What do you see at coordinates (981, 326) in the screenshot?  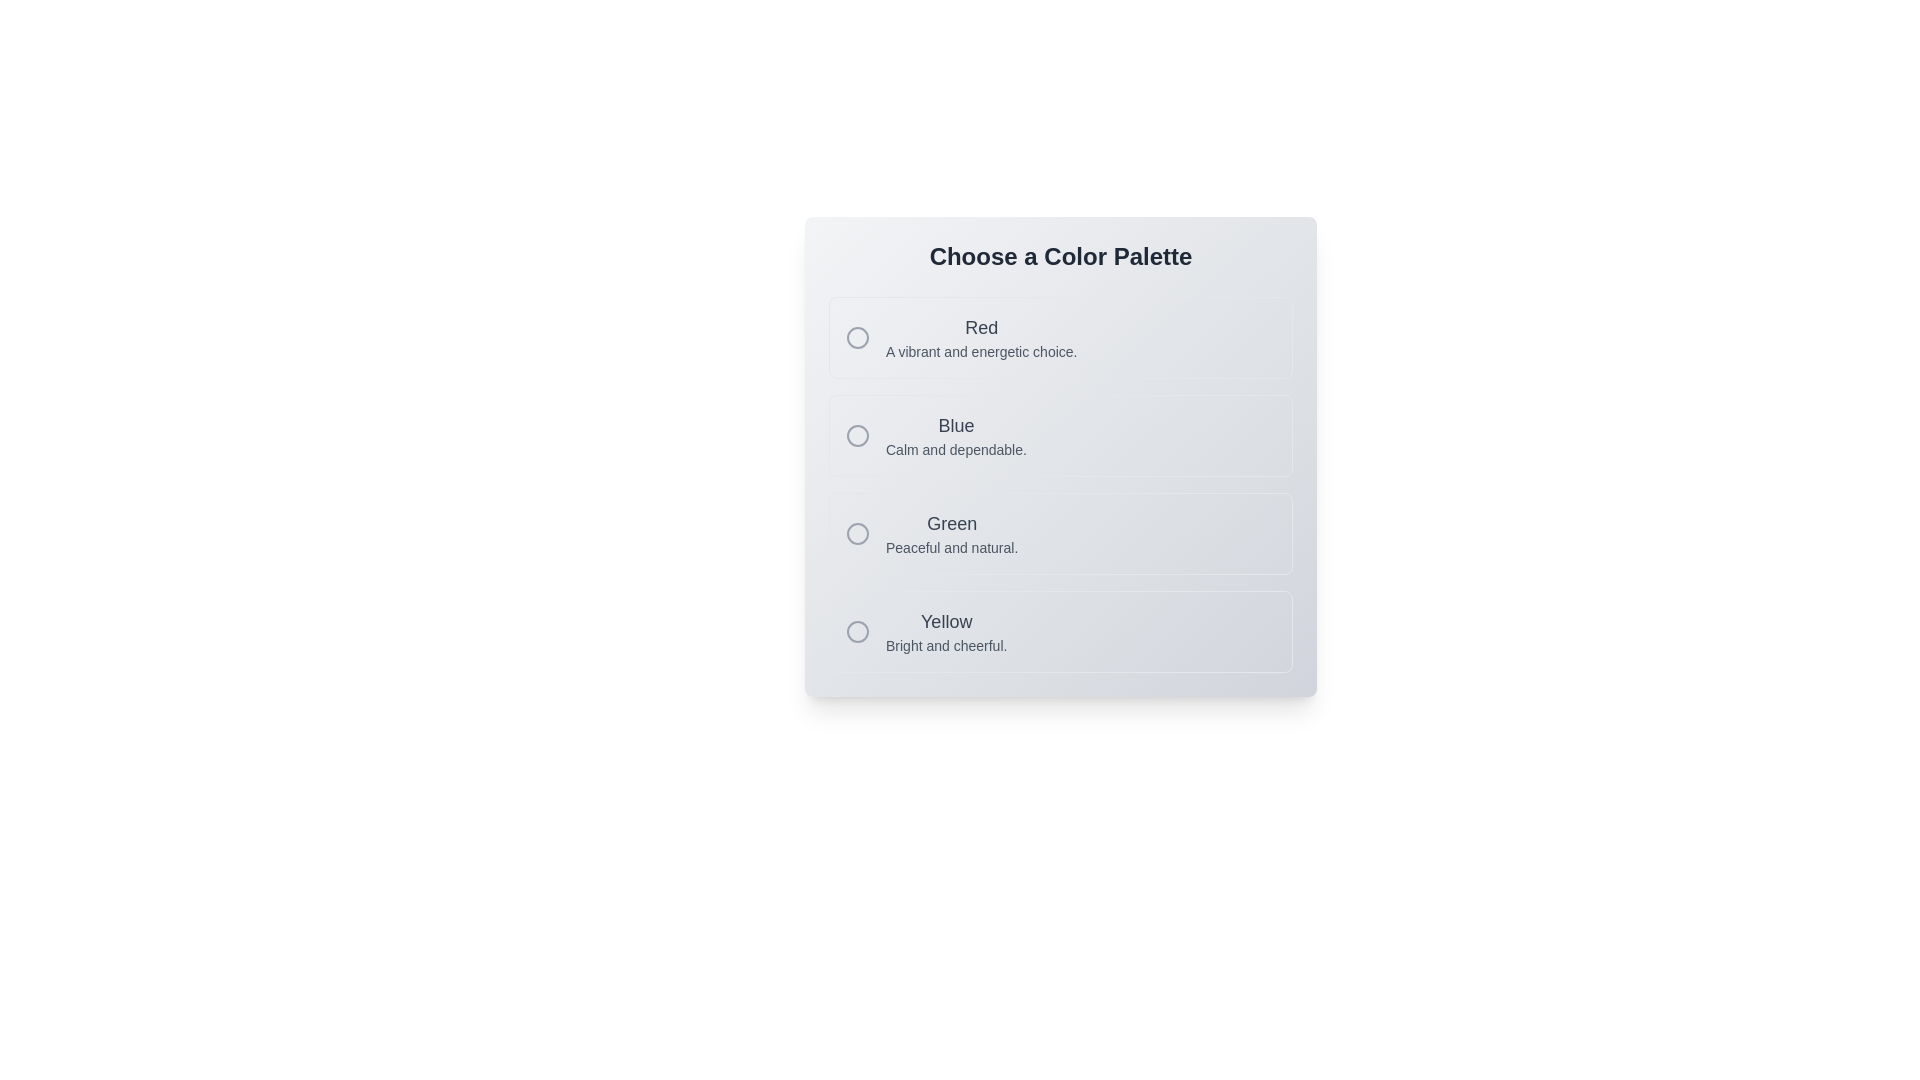 I see `the bold title text labeled 'Red', which is styled with a larger font size and dark gray color, located in the first option section of a vertical list of color options` at bounding box center [981, 326].